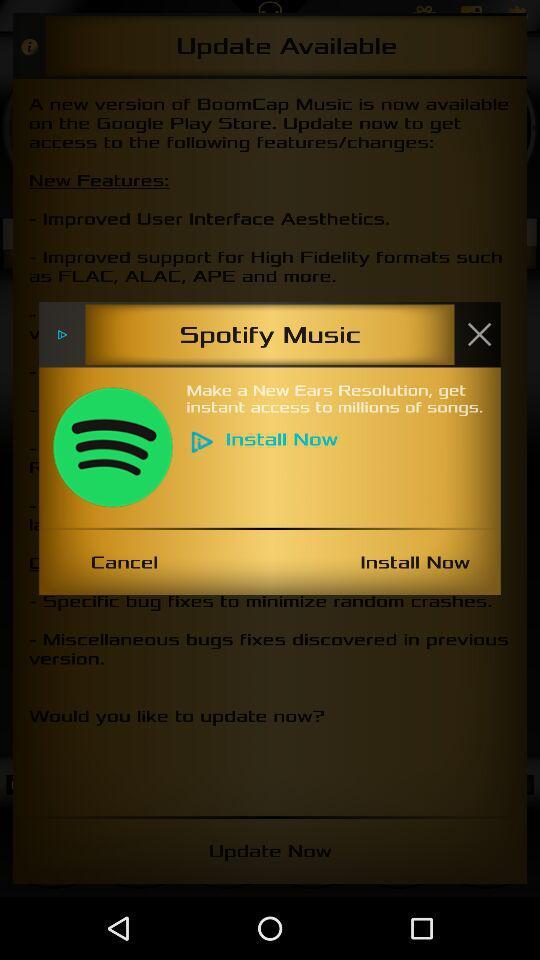  Describe the element at coordinates (478, 334) in the screenshot. I see `close` at that location.